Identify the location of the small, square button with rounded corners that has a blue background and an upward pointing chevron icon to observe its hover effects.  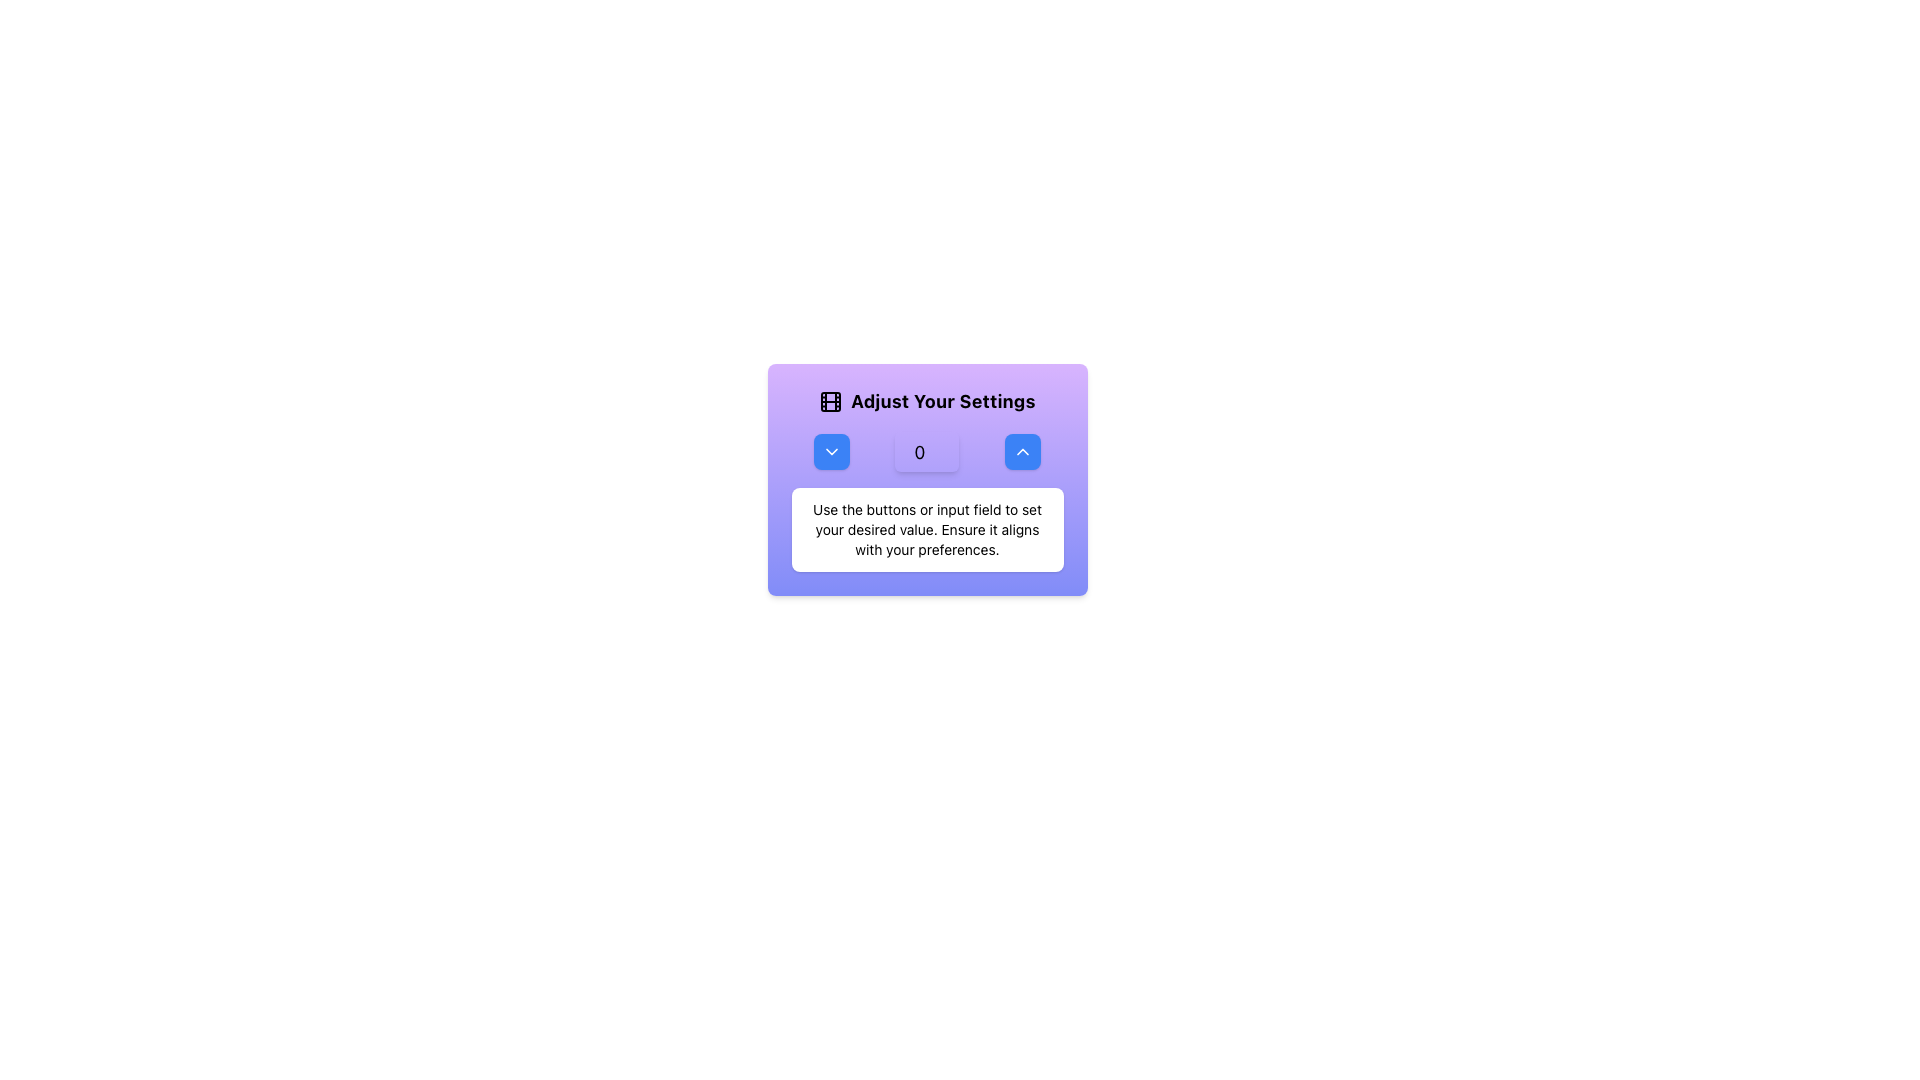
(1022, 451).